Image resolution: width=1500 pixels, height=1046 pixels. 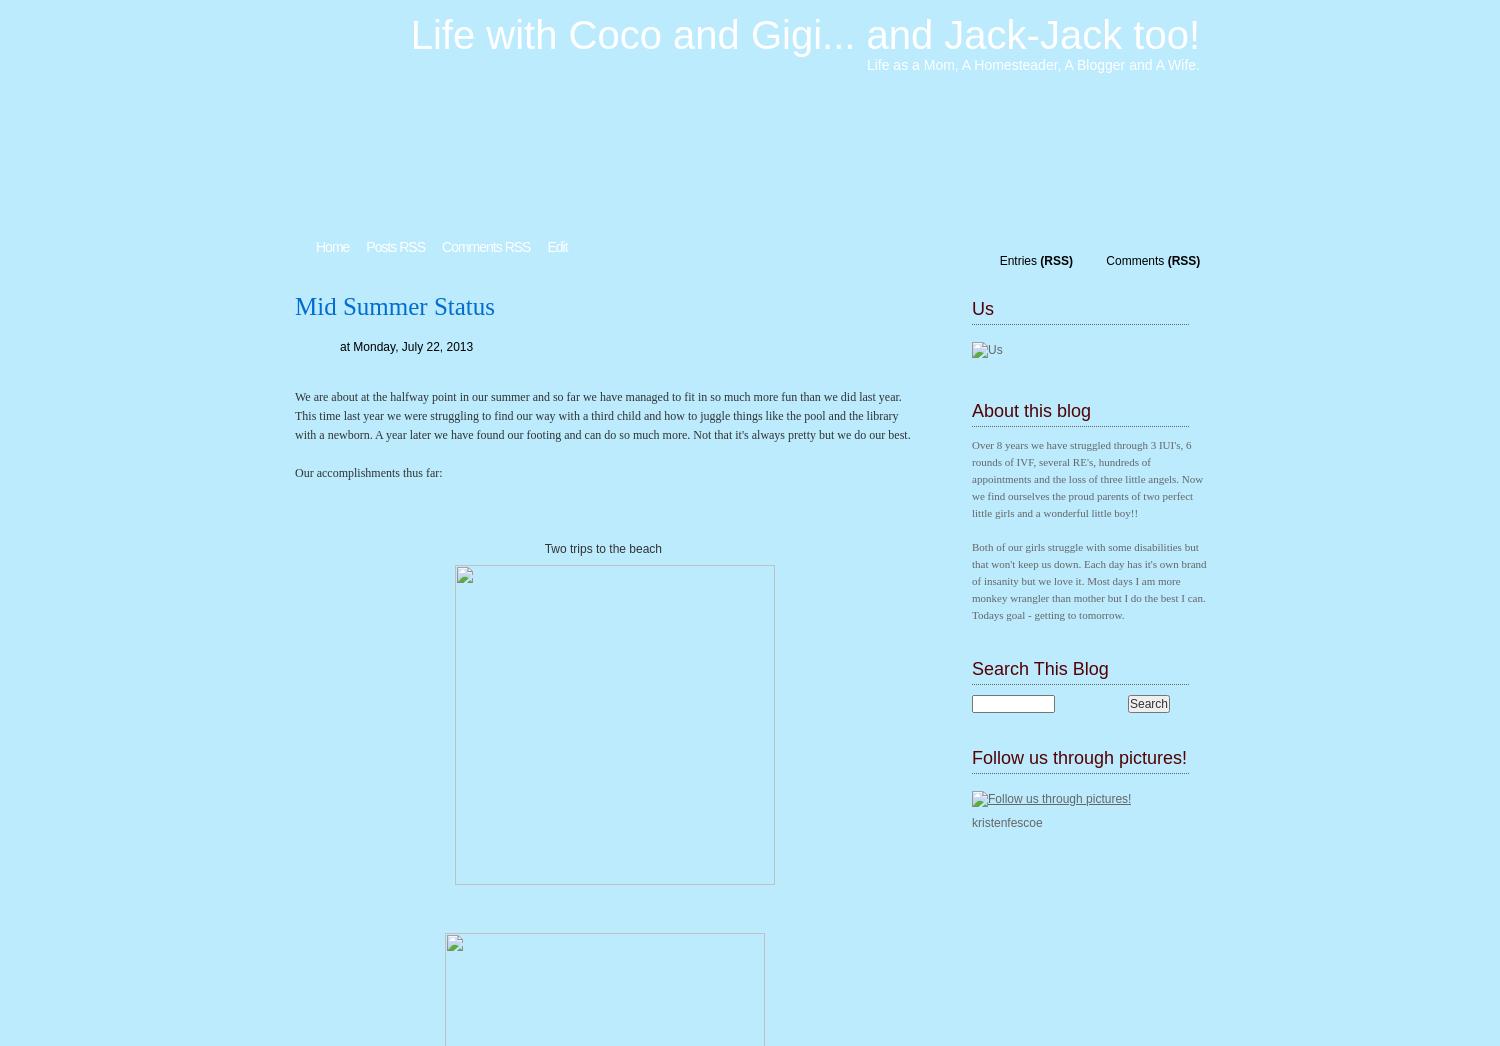 I want to click on 'at', so click(x=345, y=345).